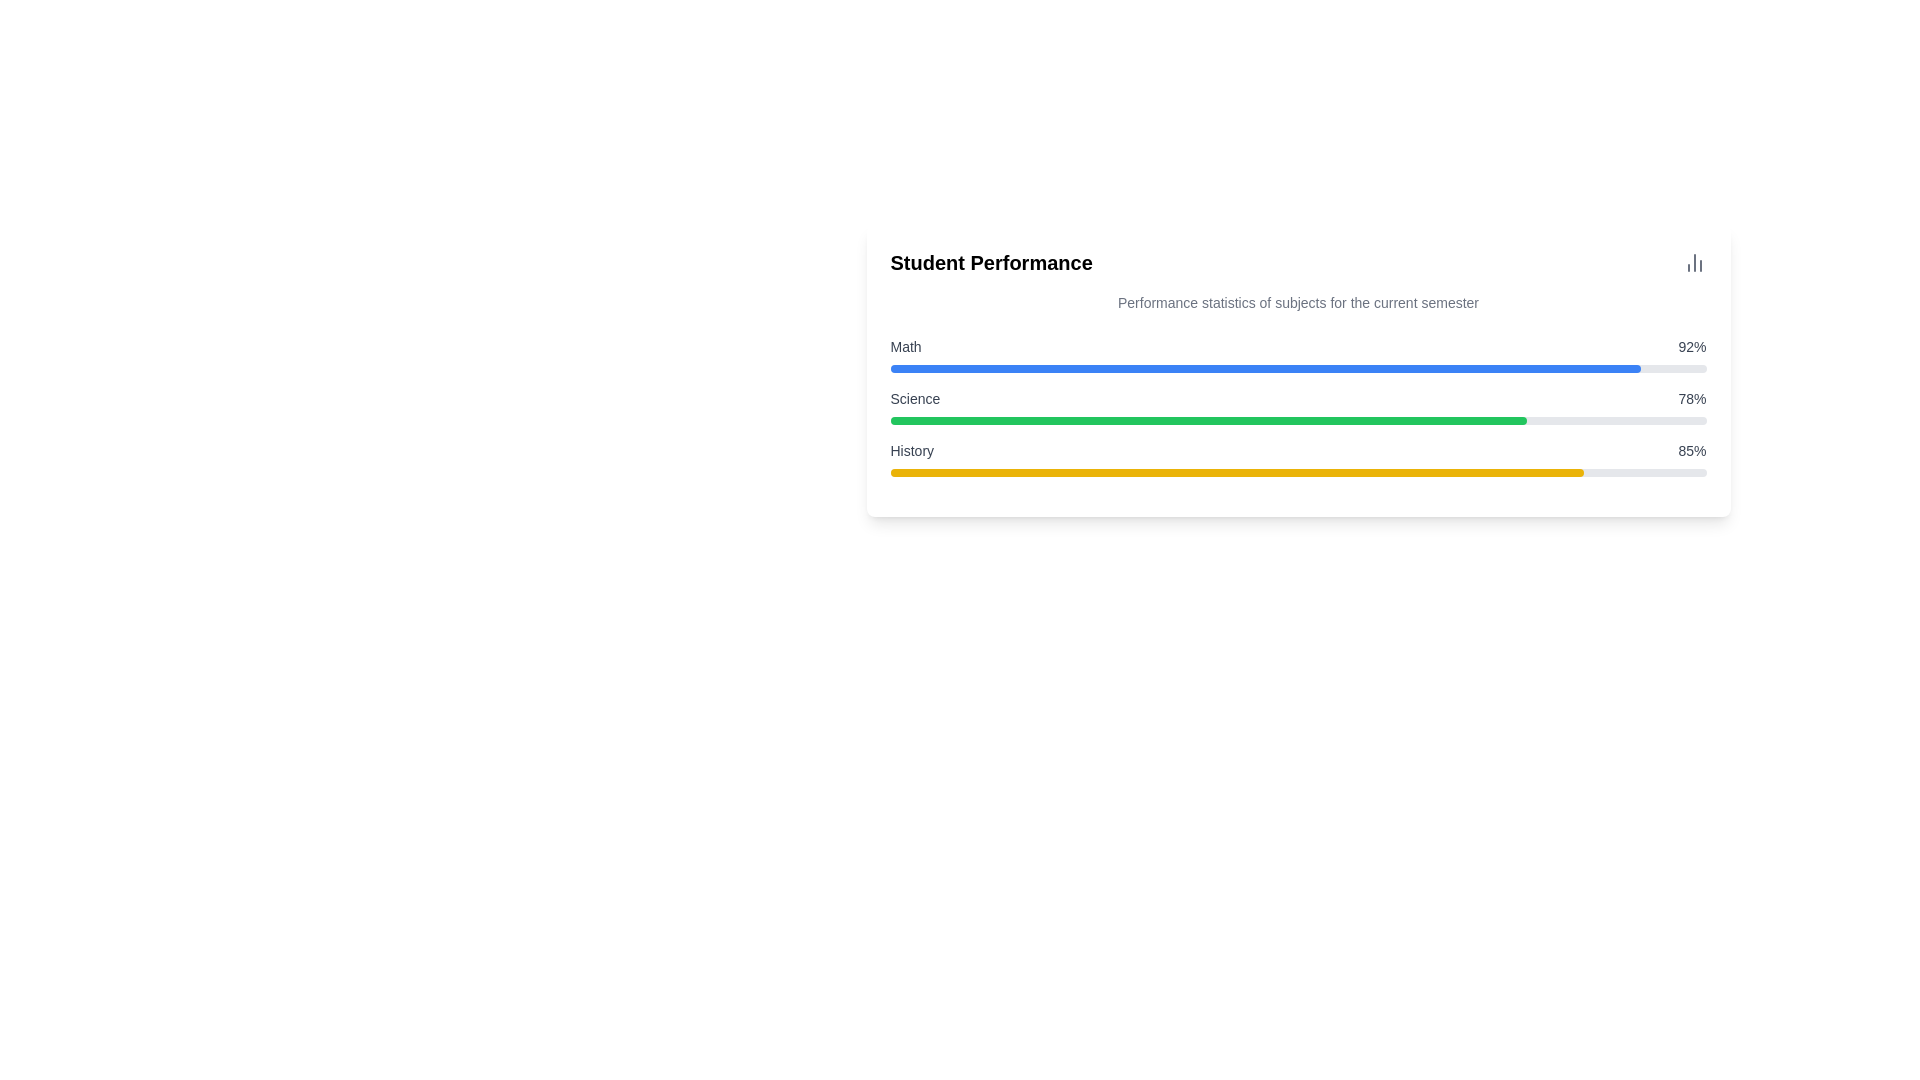  Describe the element at coordinates (914, 398) in the screenshot. I see `the text label element displaying 'Science', which is styled in a small font size with medium weight and gray color, positioned to the left of the percentage value '78%'` at that location.